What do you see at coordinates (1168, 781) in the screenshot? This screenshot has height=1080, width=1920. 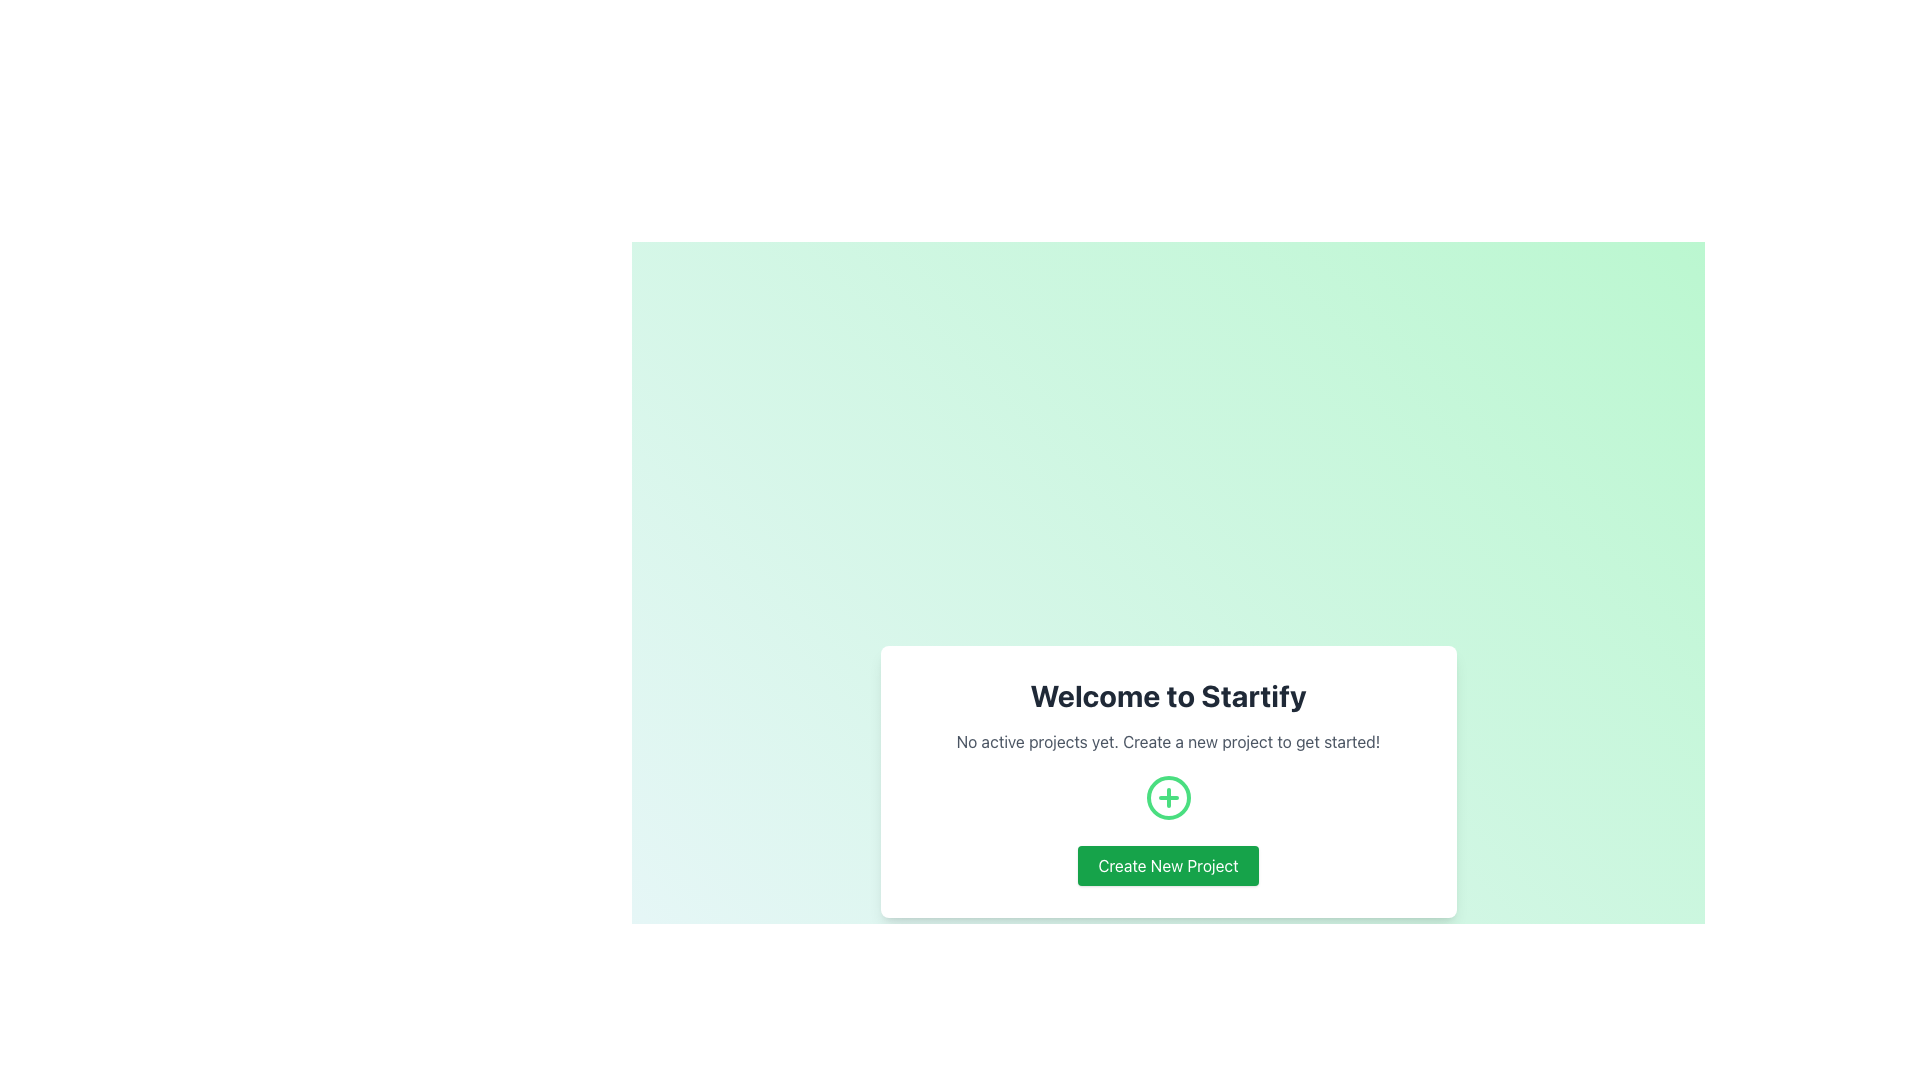 I see `the green circular icon with a plus symbol, located centrally below the welcome message and above the 'Create New Project' button` at bounding box center [1168, 781].